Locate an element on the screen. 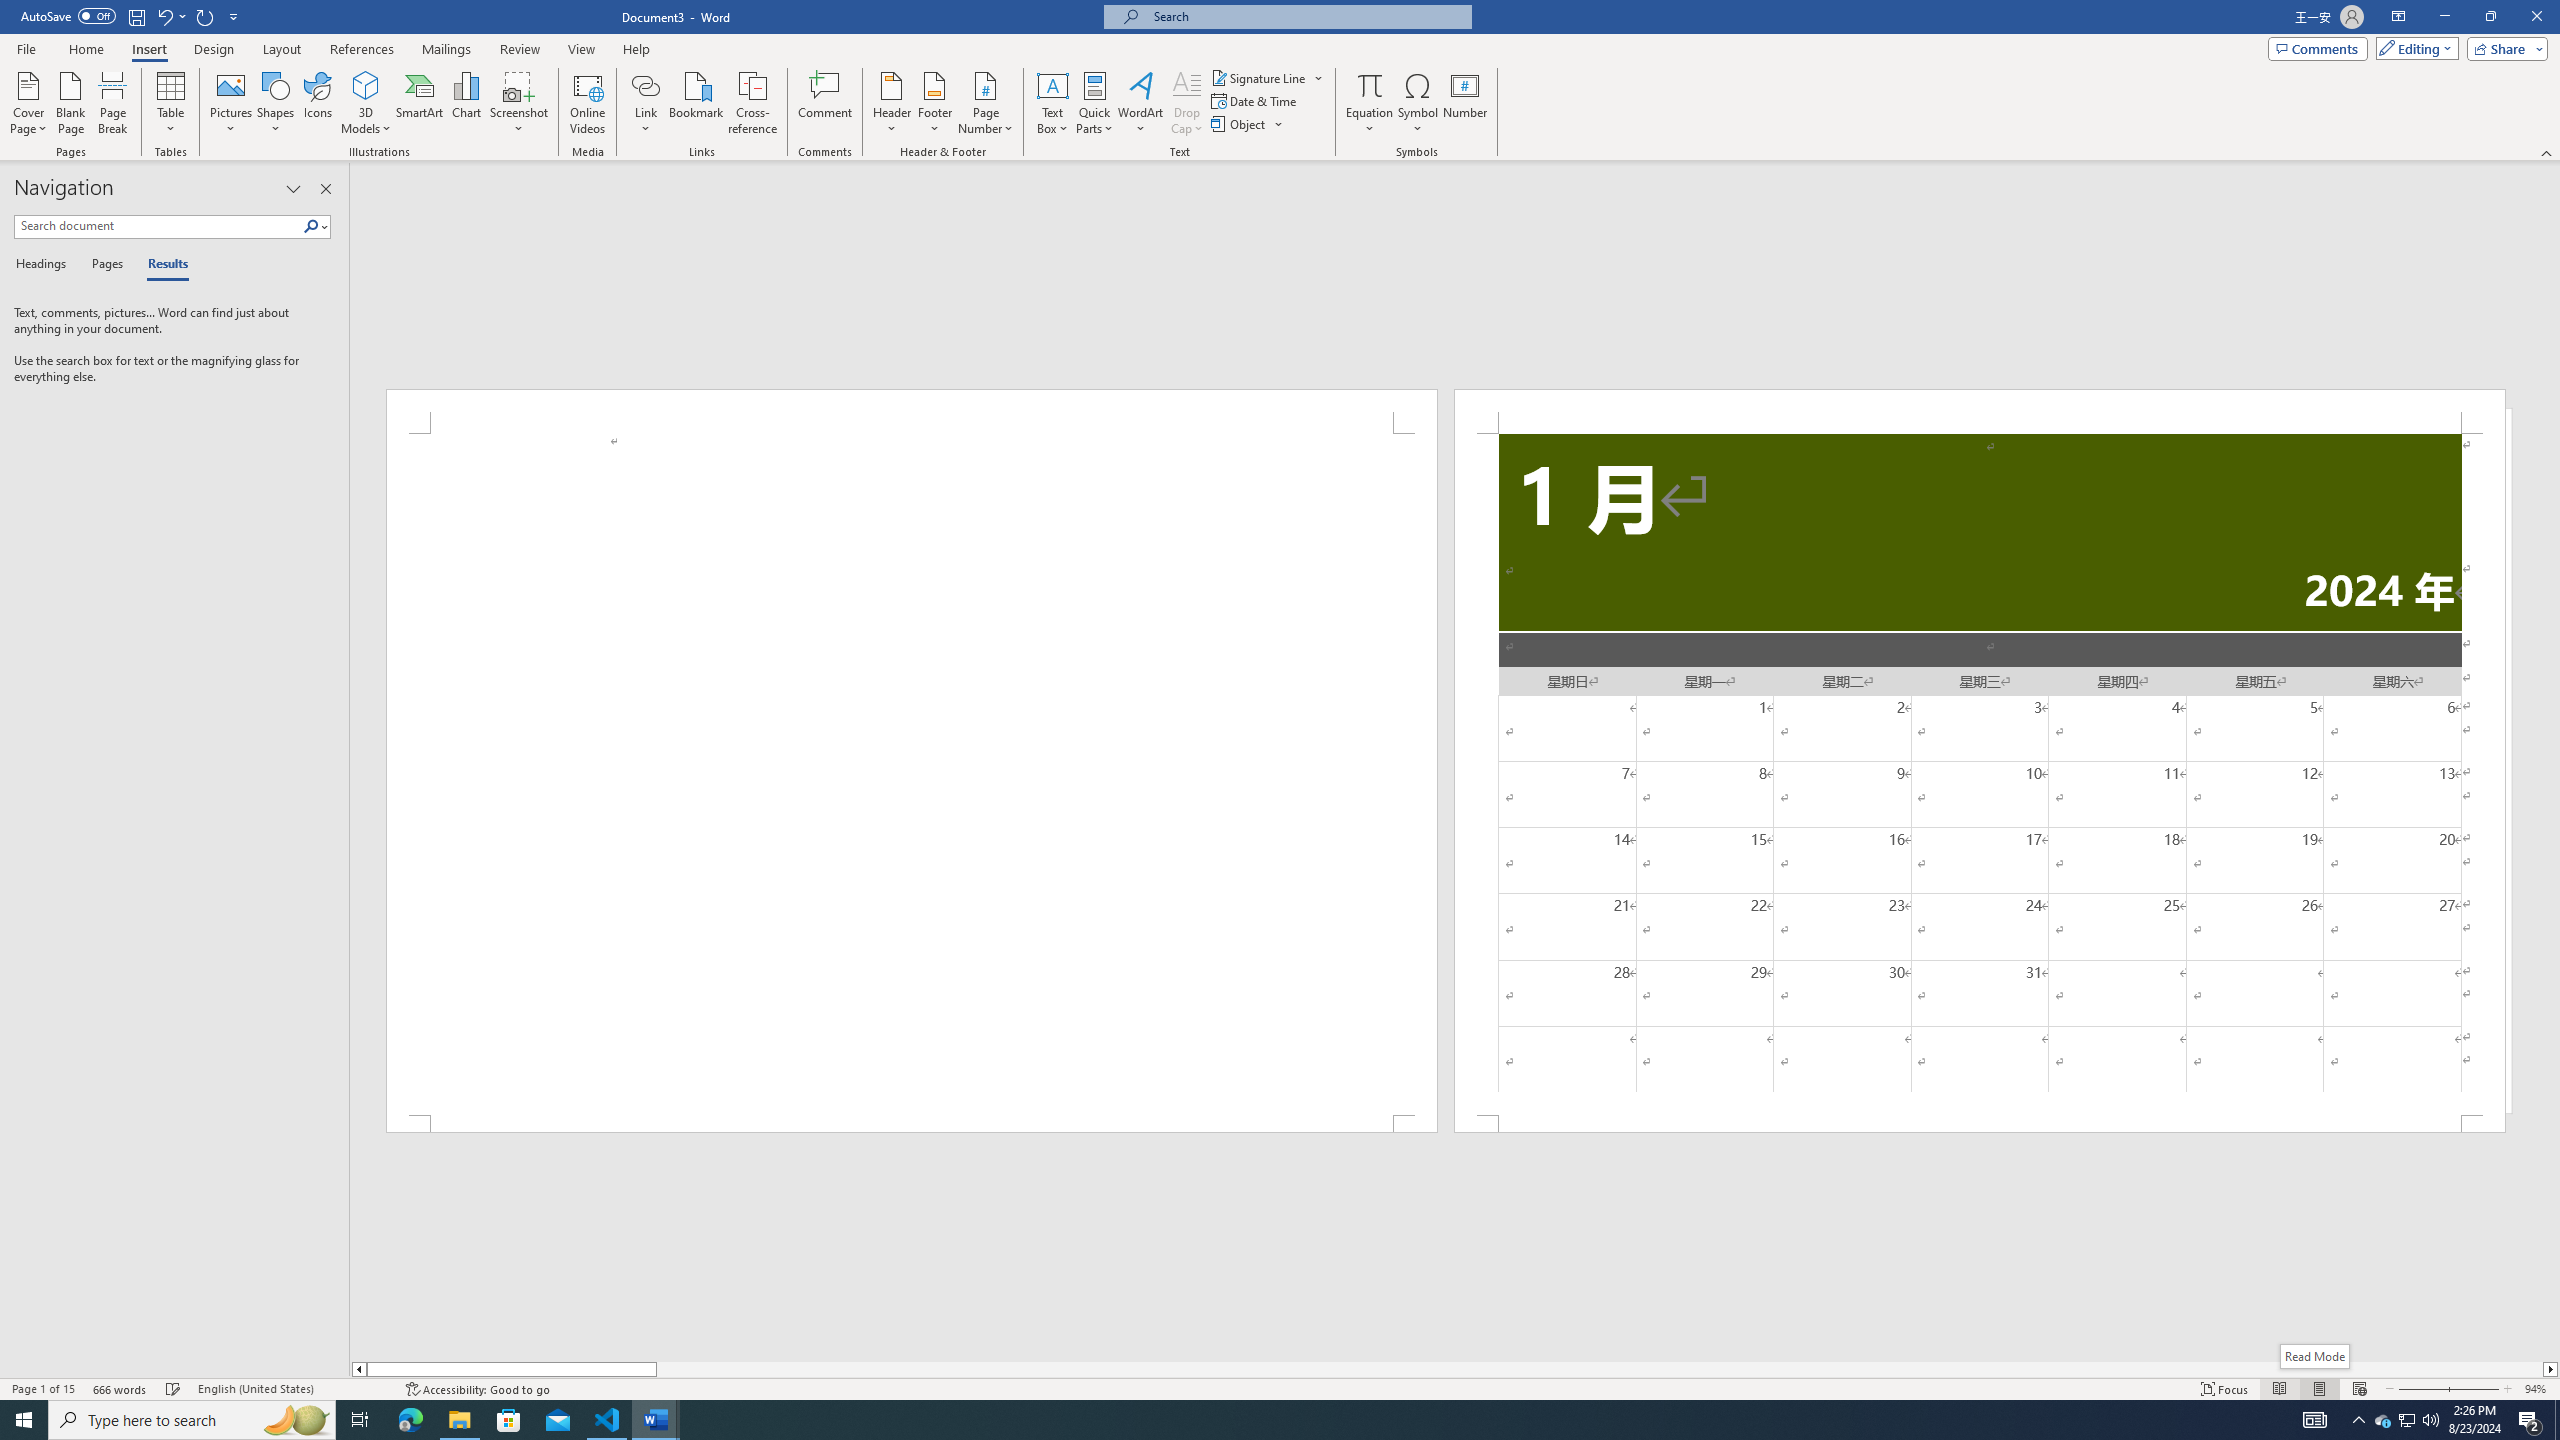 Image resolution: width=2560 pixels, height=1440 pixels. 'Chart...' is located at coordinates (466, 103).